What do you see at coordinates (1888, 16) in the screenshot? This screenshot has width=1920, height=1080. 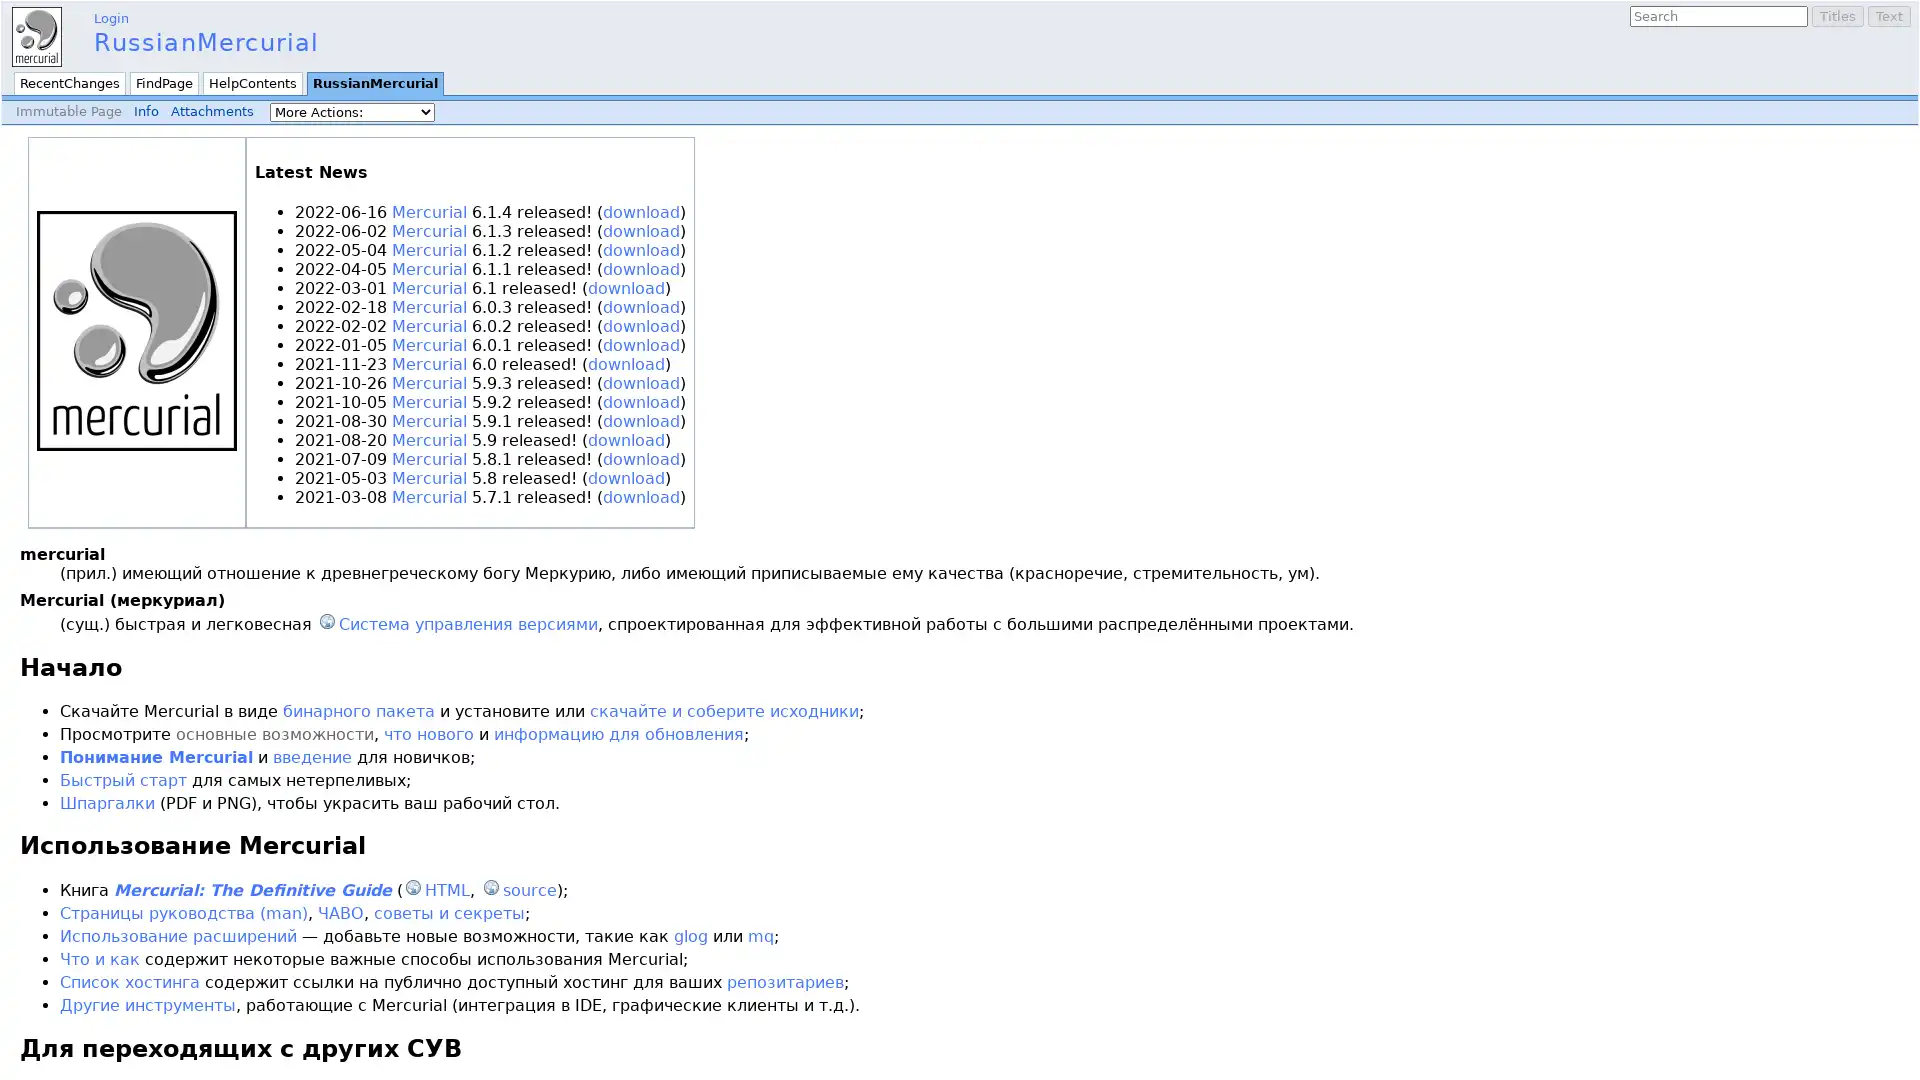 I see `Text` at bounding box center [1888, 16].